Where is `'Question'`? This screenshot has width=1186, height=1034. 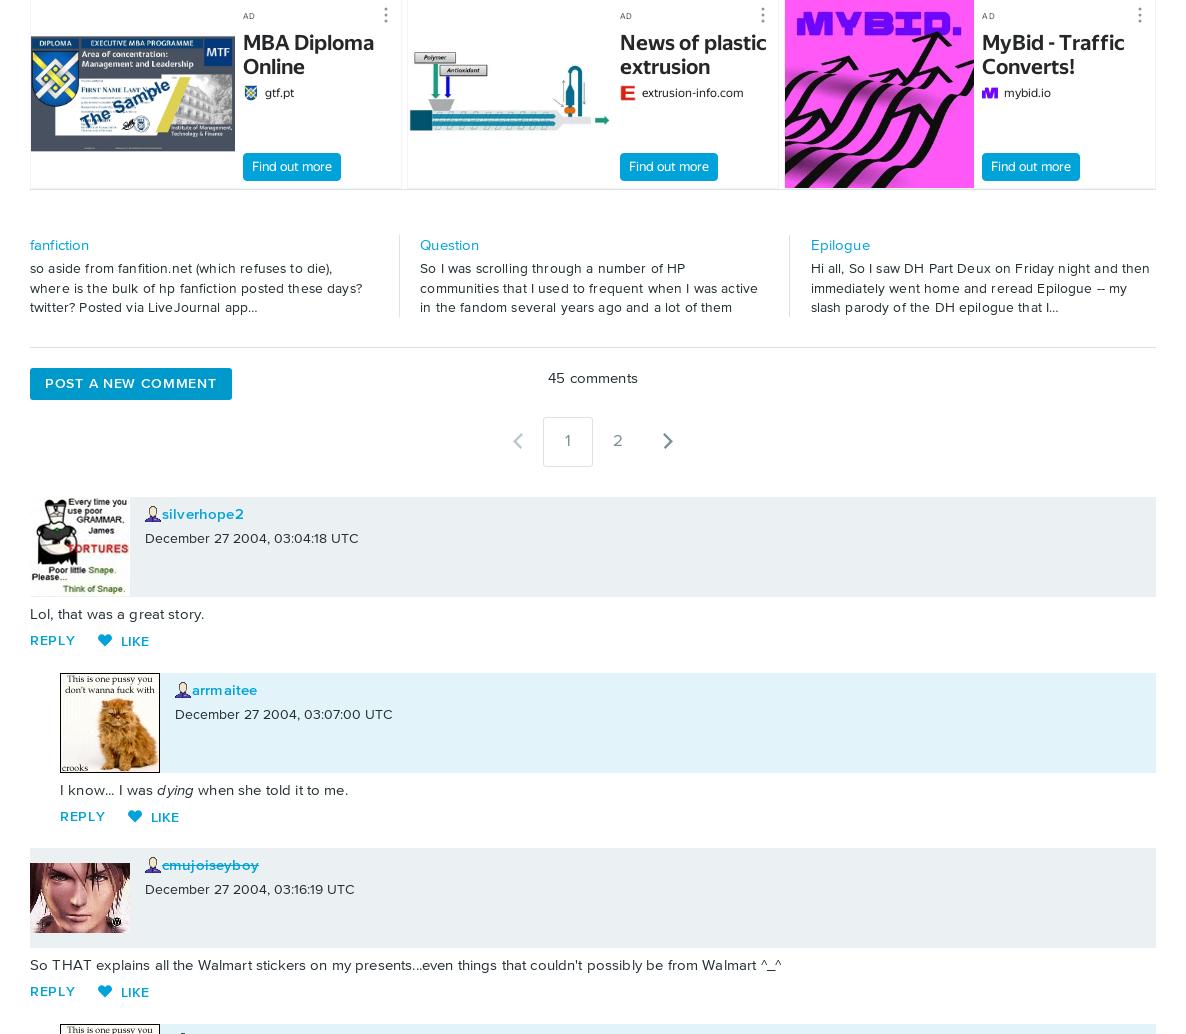
'Question' is located at coordinates (449, 244).